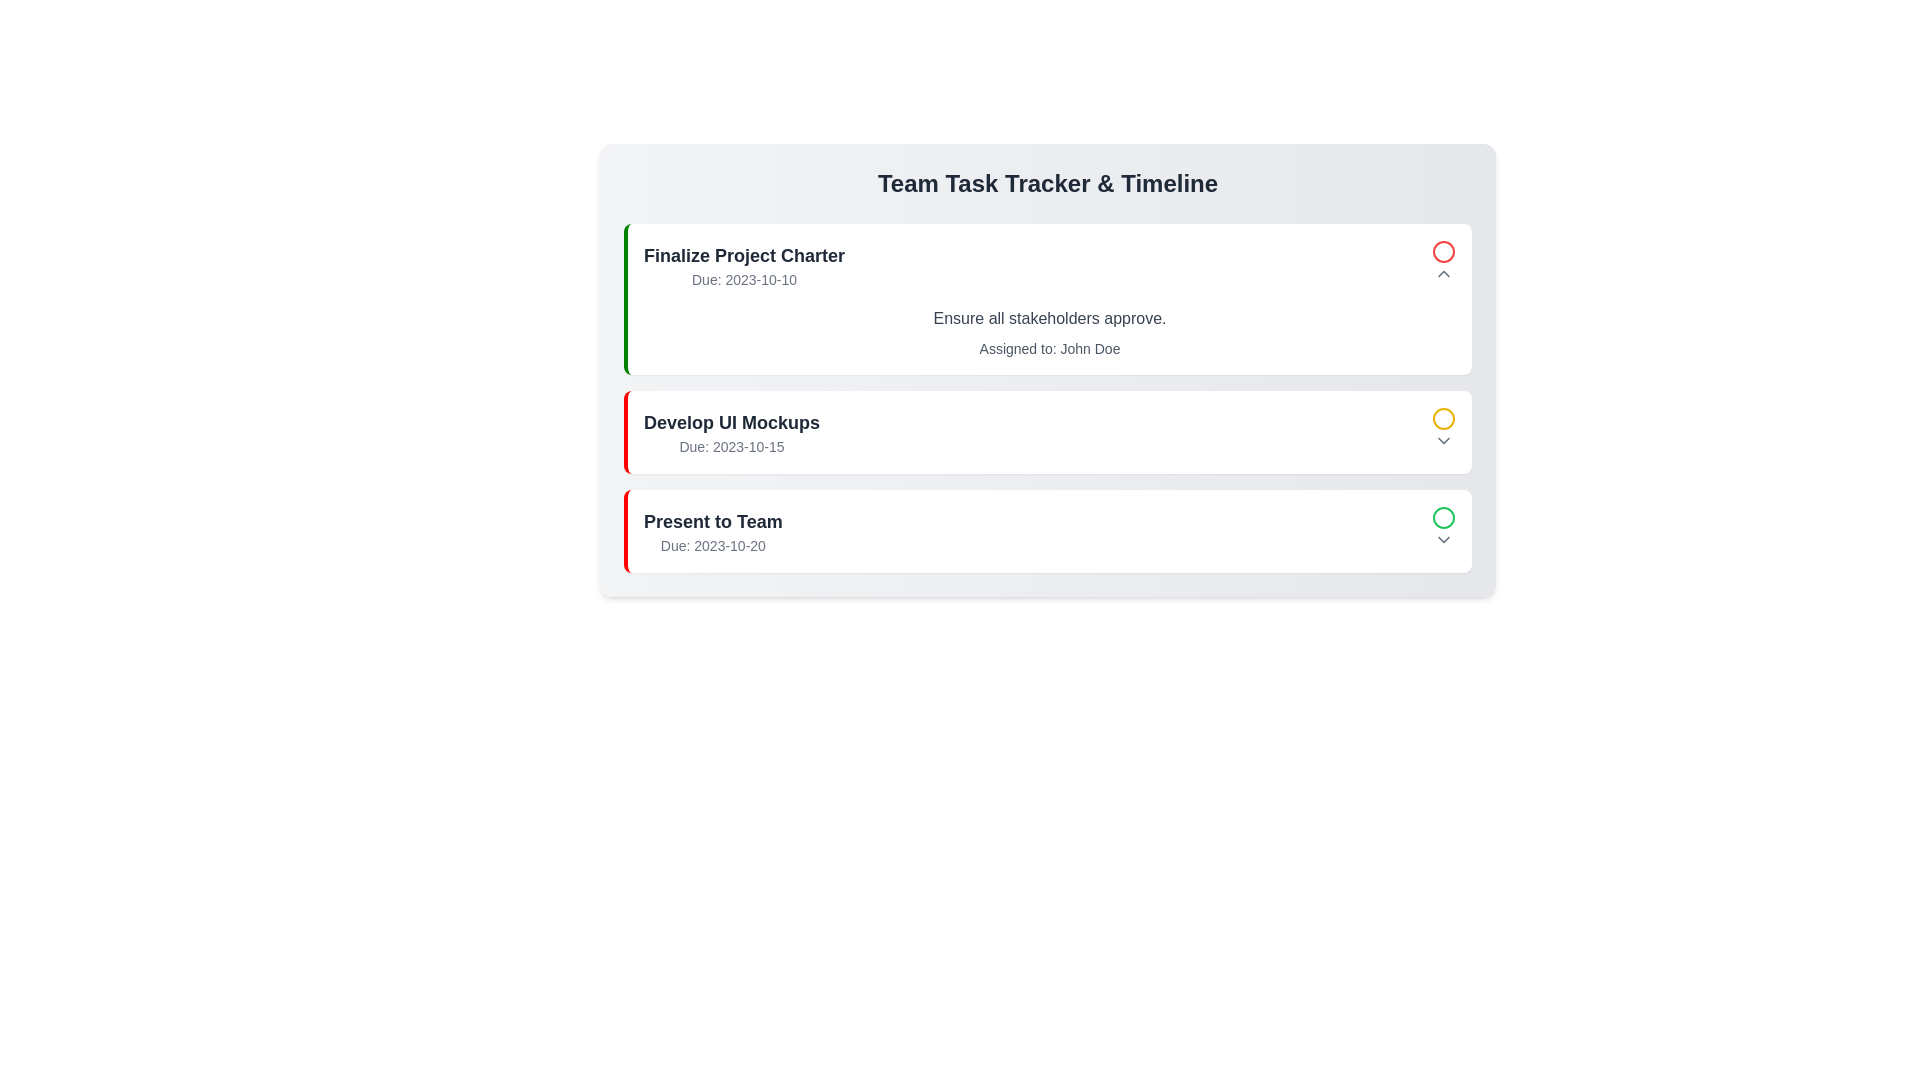  What do you see at coordinates (1049, 331) in the screenshot?
I see `information provided in the Text block located under the title and due date of the 'Finalize Project Charter' card, centered horizontally and directly below the main task details` at bounding box center [1049, 331].